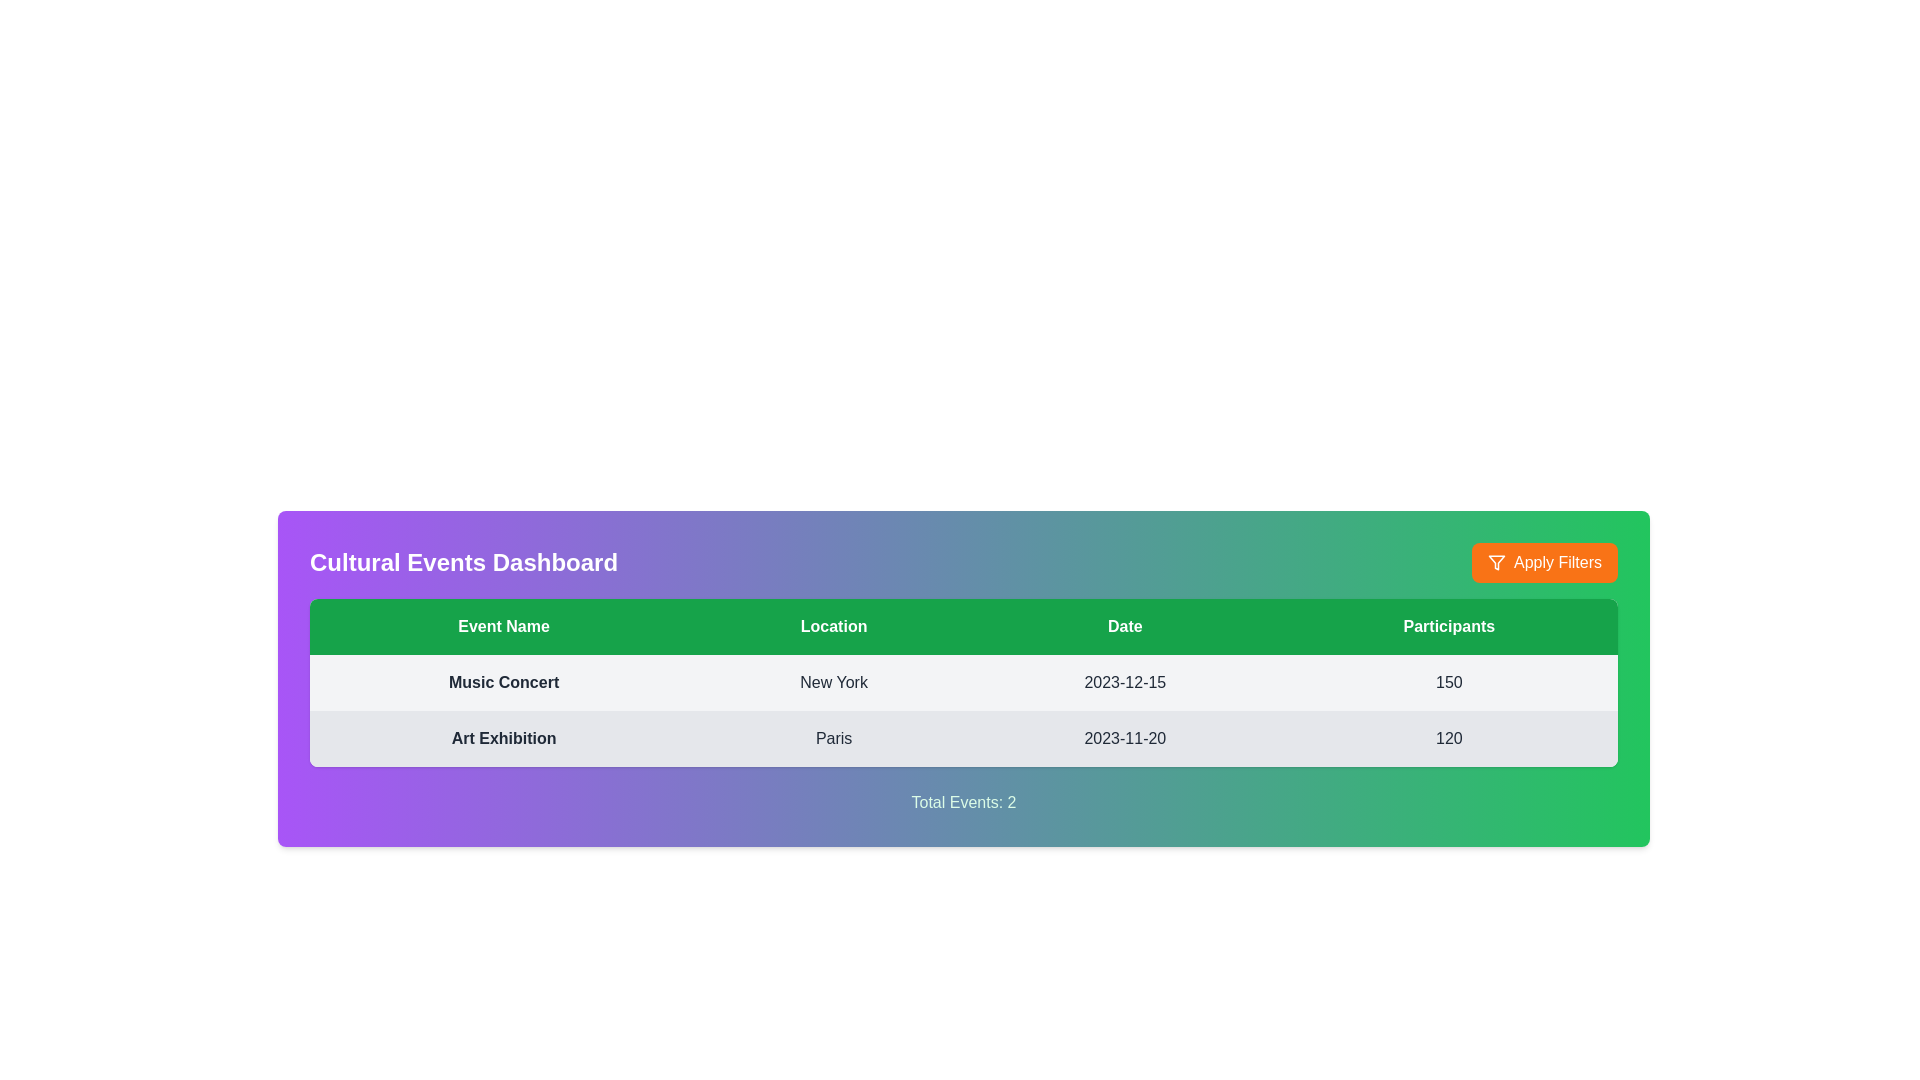  I want to click on the row corresponding to the event 'Art Exhibition' to observe its hover effect, so click(964, 739).